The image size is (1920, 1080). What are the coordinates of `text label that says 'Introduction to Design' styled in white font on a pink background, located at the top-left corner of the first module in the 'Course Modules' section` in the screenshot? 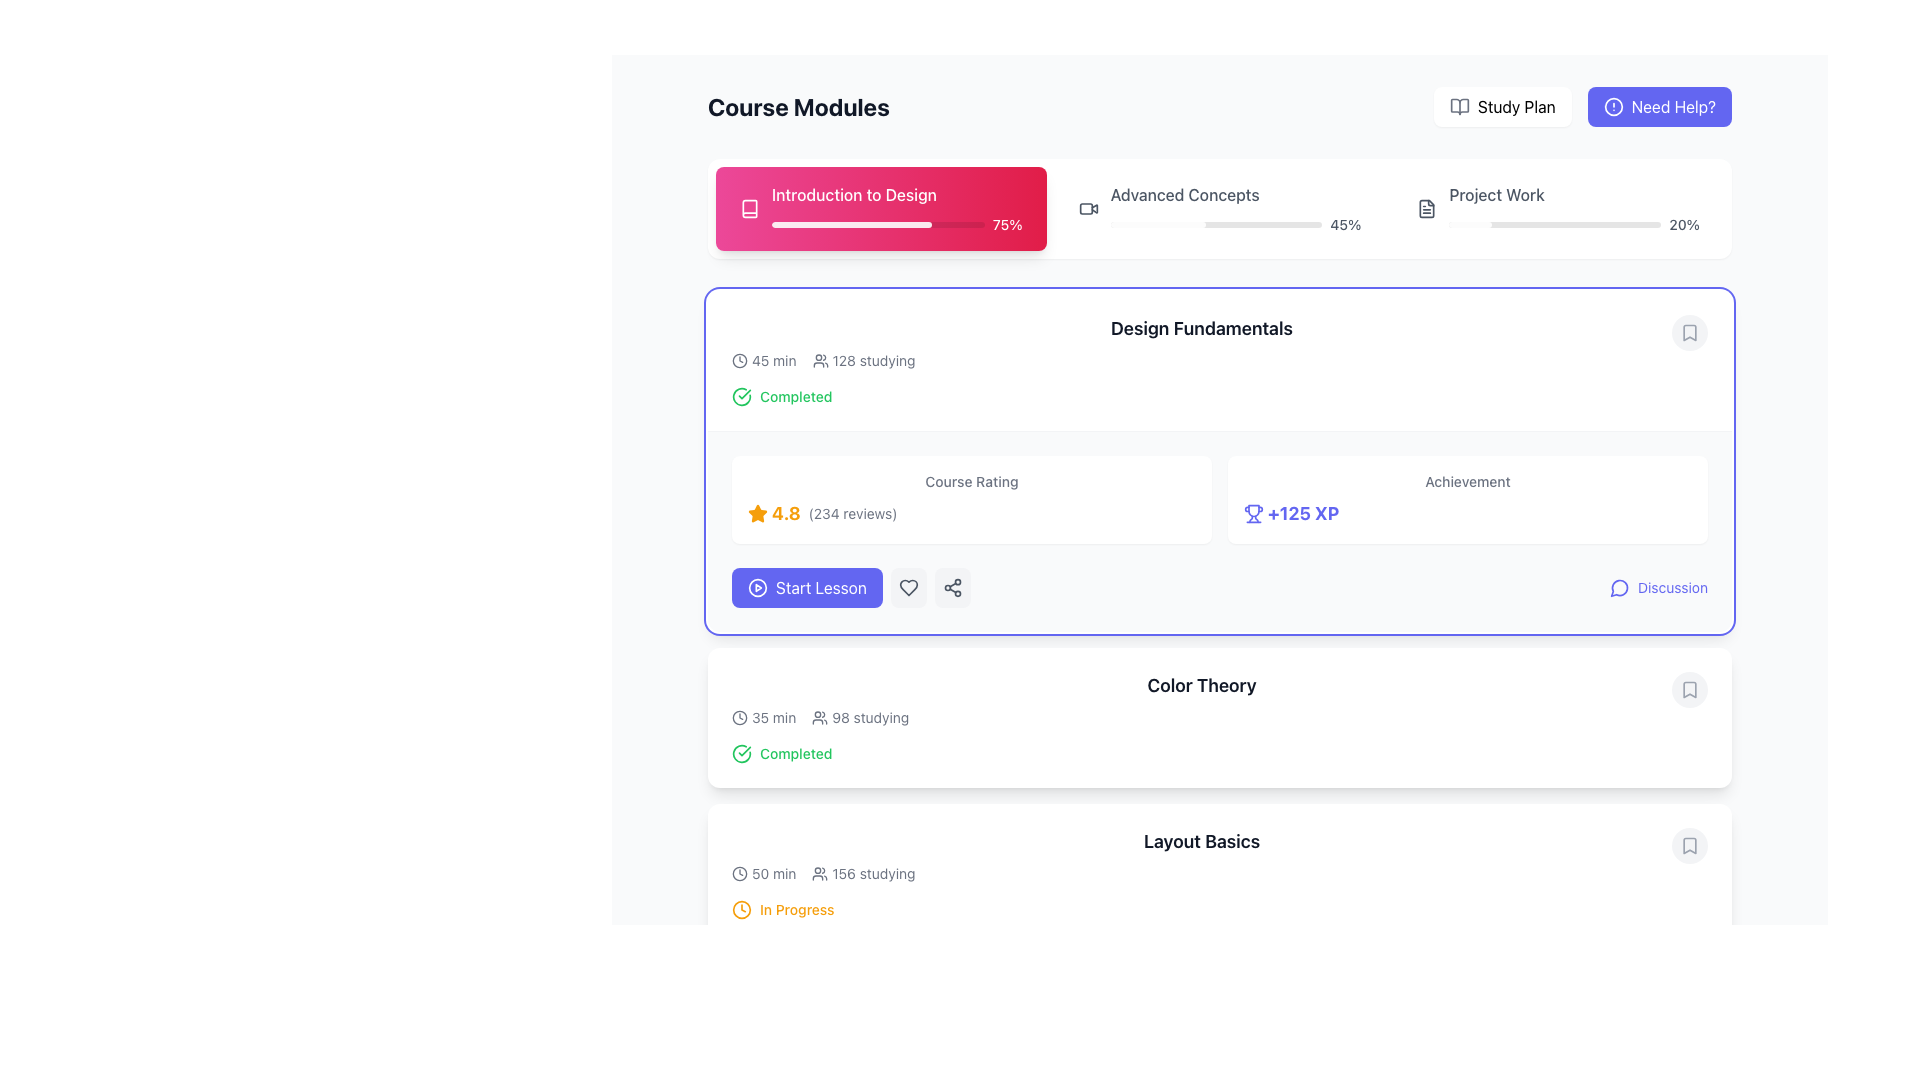 It's located at (896, 195).